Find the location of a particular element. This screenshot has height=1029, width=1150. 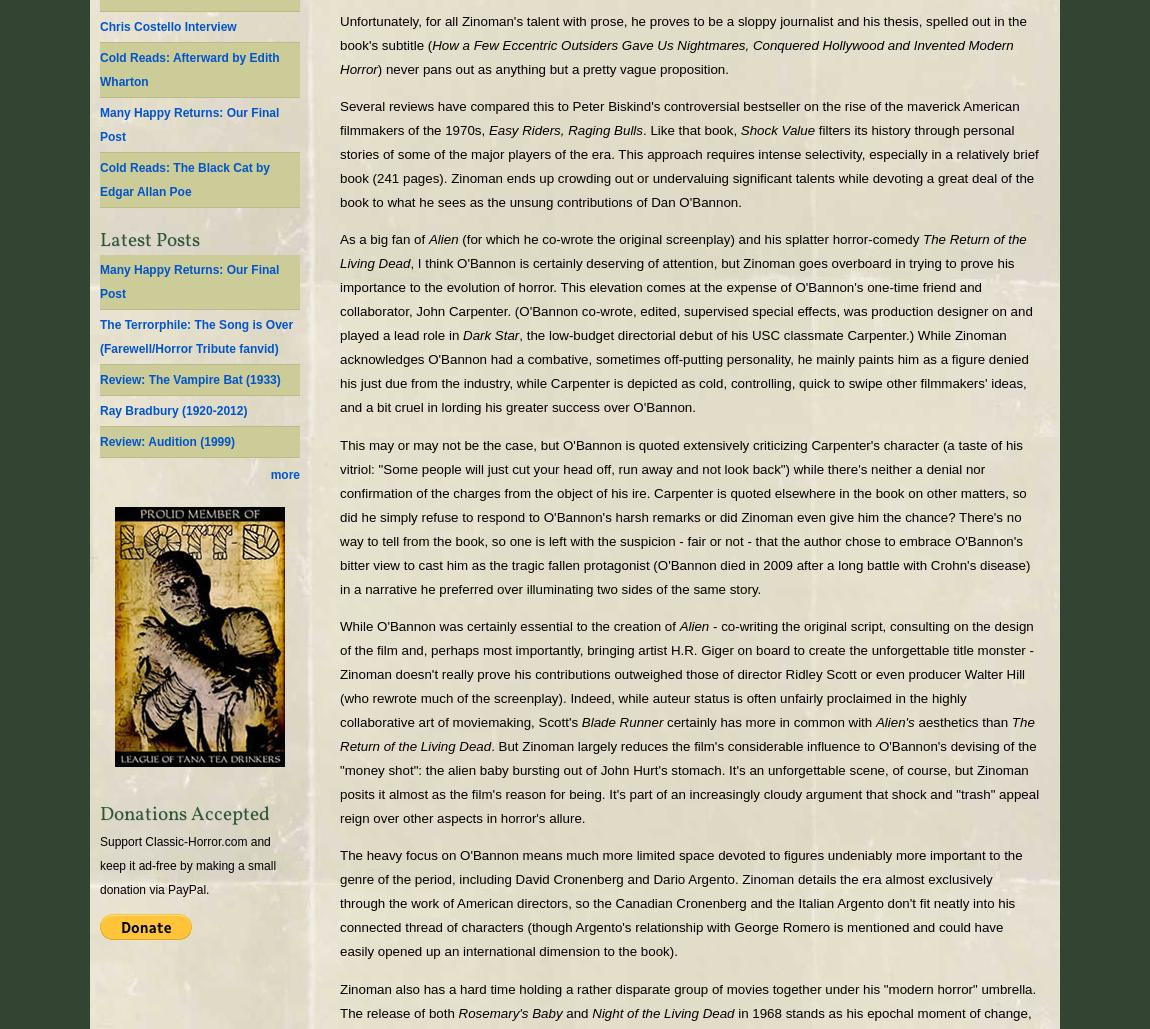

'Several reviews have compared this to
Peter Biskind's controversial bestseller on the rise of the
maverick American filmmakers of the 1970s,' is located at coordinates (340, 117).